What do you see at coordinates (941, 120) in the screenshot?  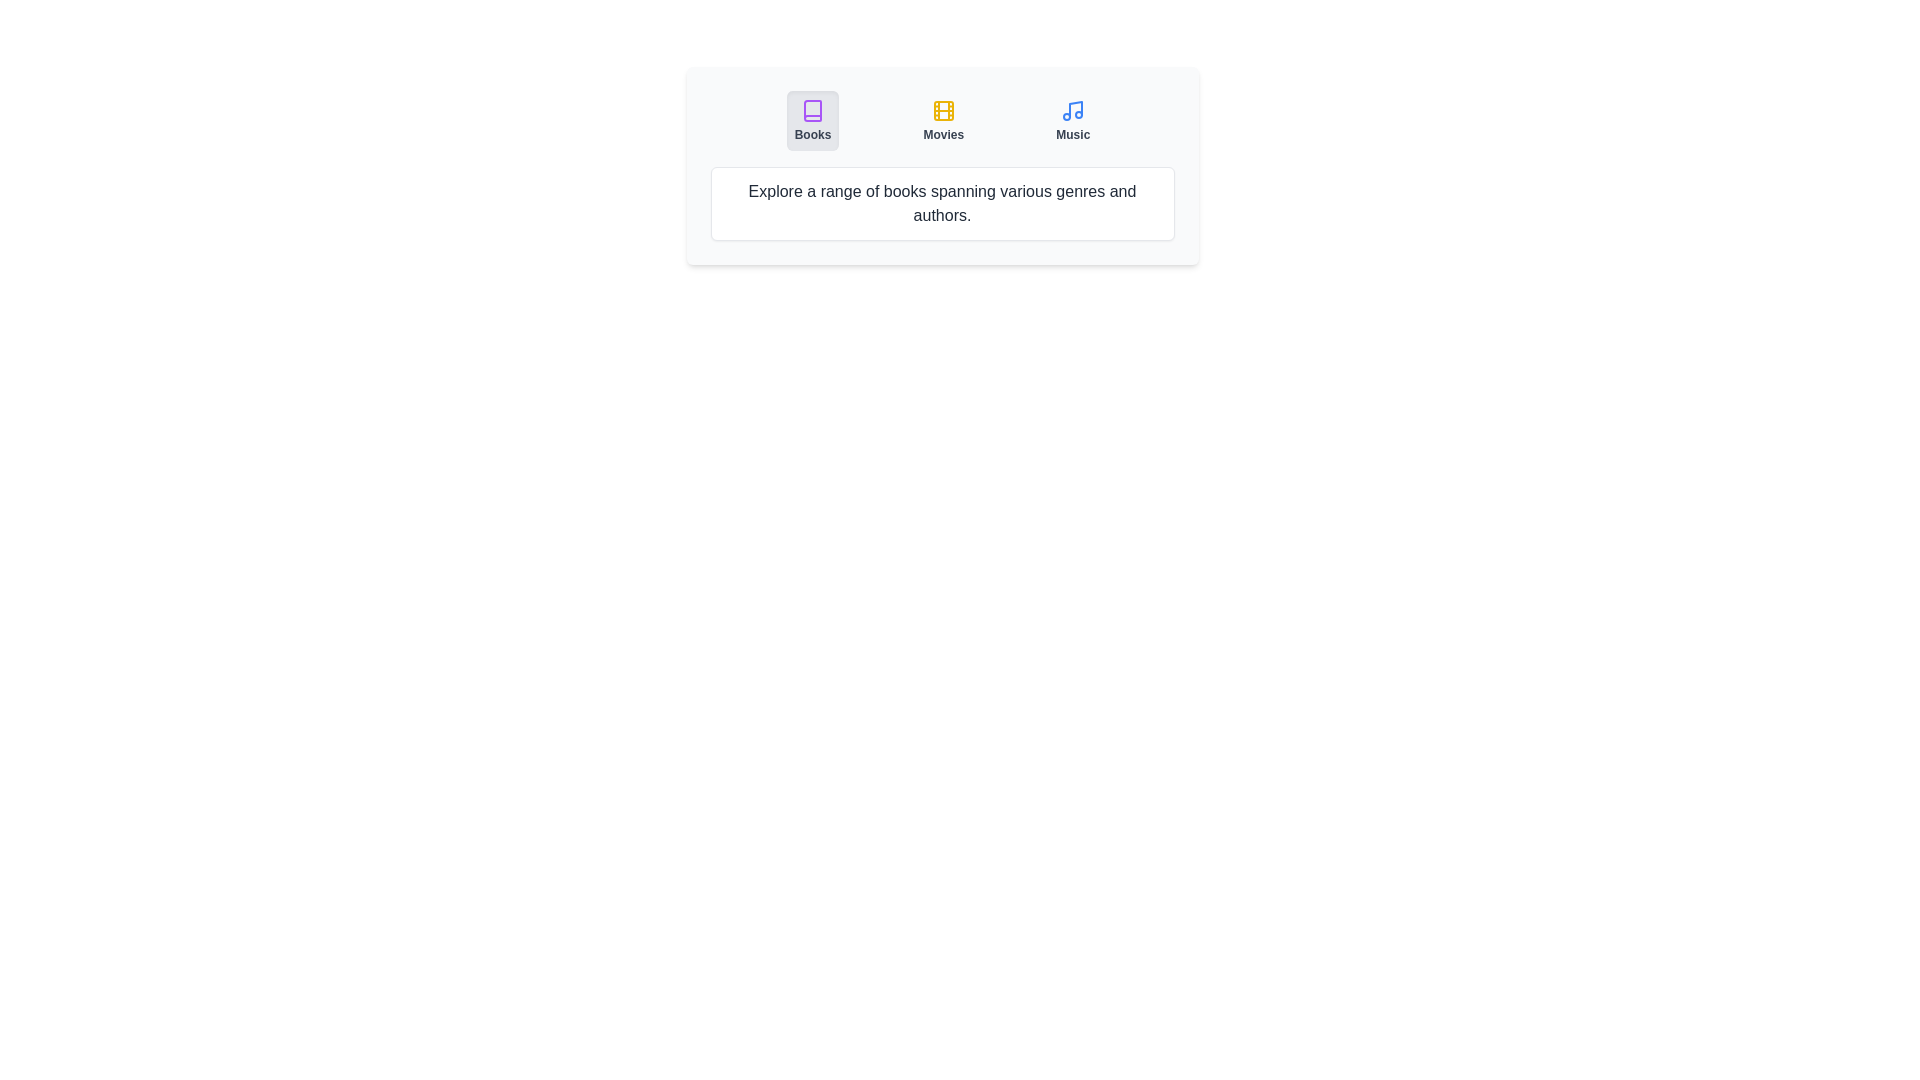 I see `the Movies tab to switch to its content` at bounding box center [941, 120].